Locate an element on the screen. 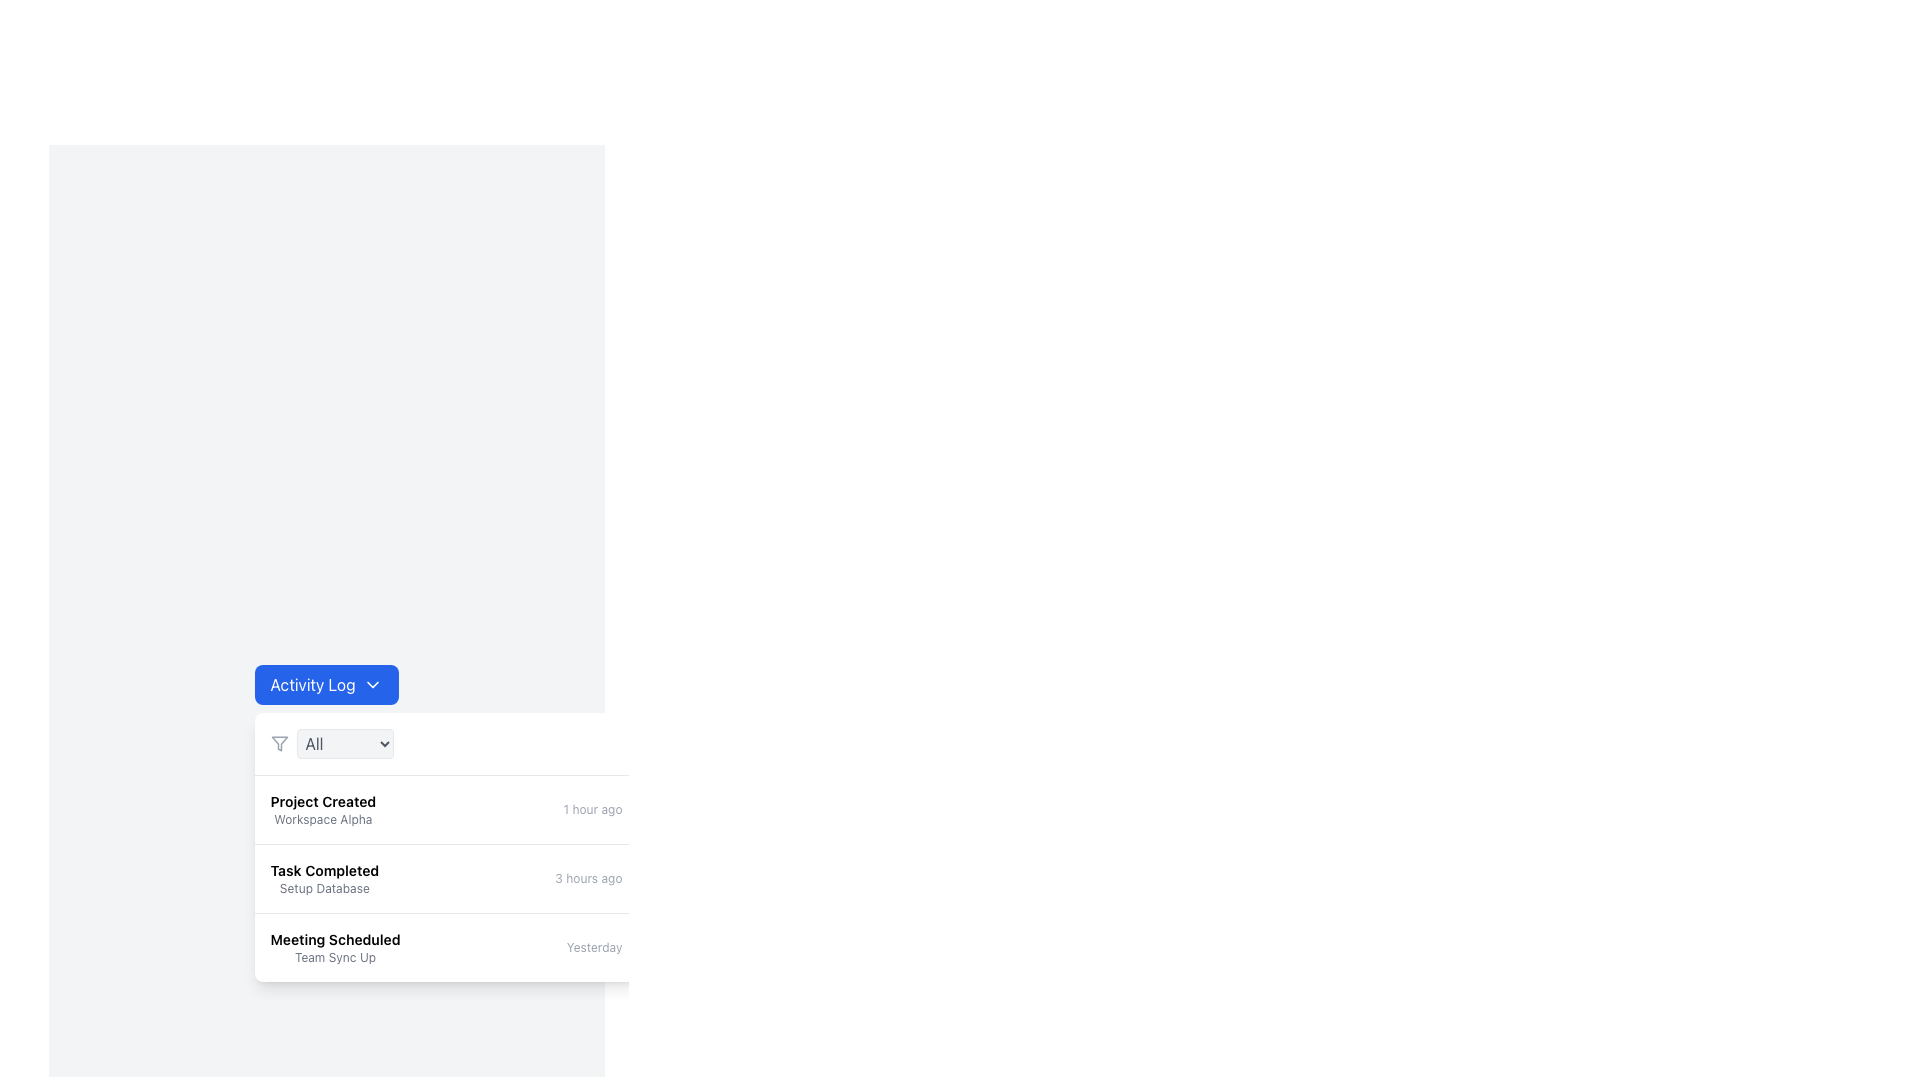  text from the Timestamp label displaying '1 hour ago', which is located on the far right side of the first entry in the activity log dropdown is located at coordinates (591, 810).